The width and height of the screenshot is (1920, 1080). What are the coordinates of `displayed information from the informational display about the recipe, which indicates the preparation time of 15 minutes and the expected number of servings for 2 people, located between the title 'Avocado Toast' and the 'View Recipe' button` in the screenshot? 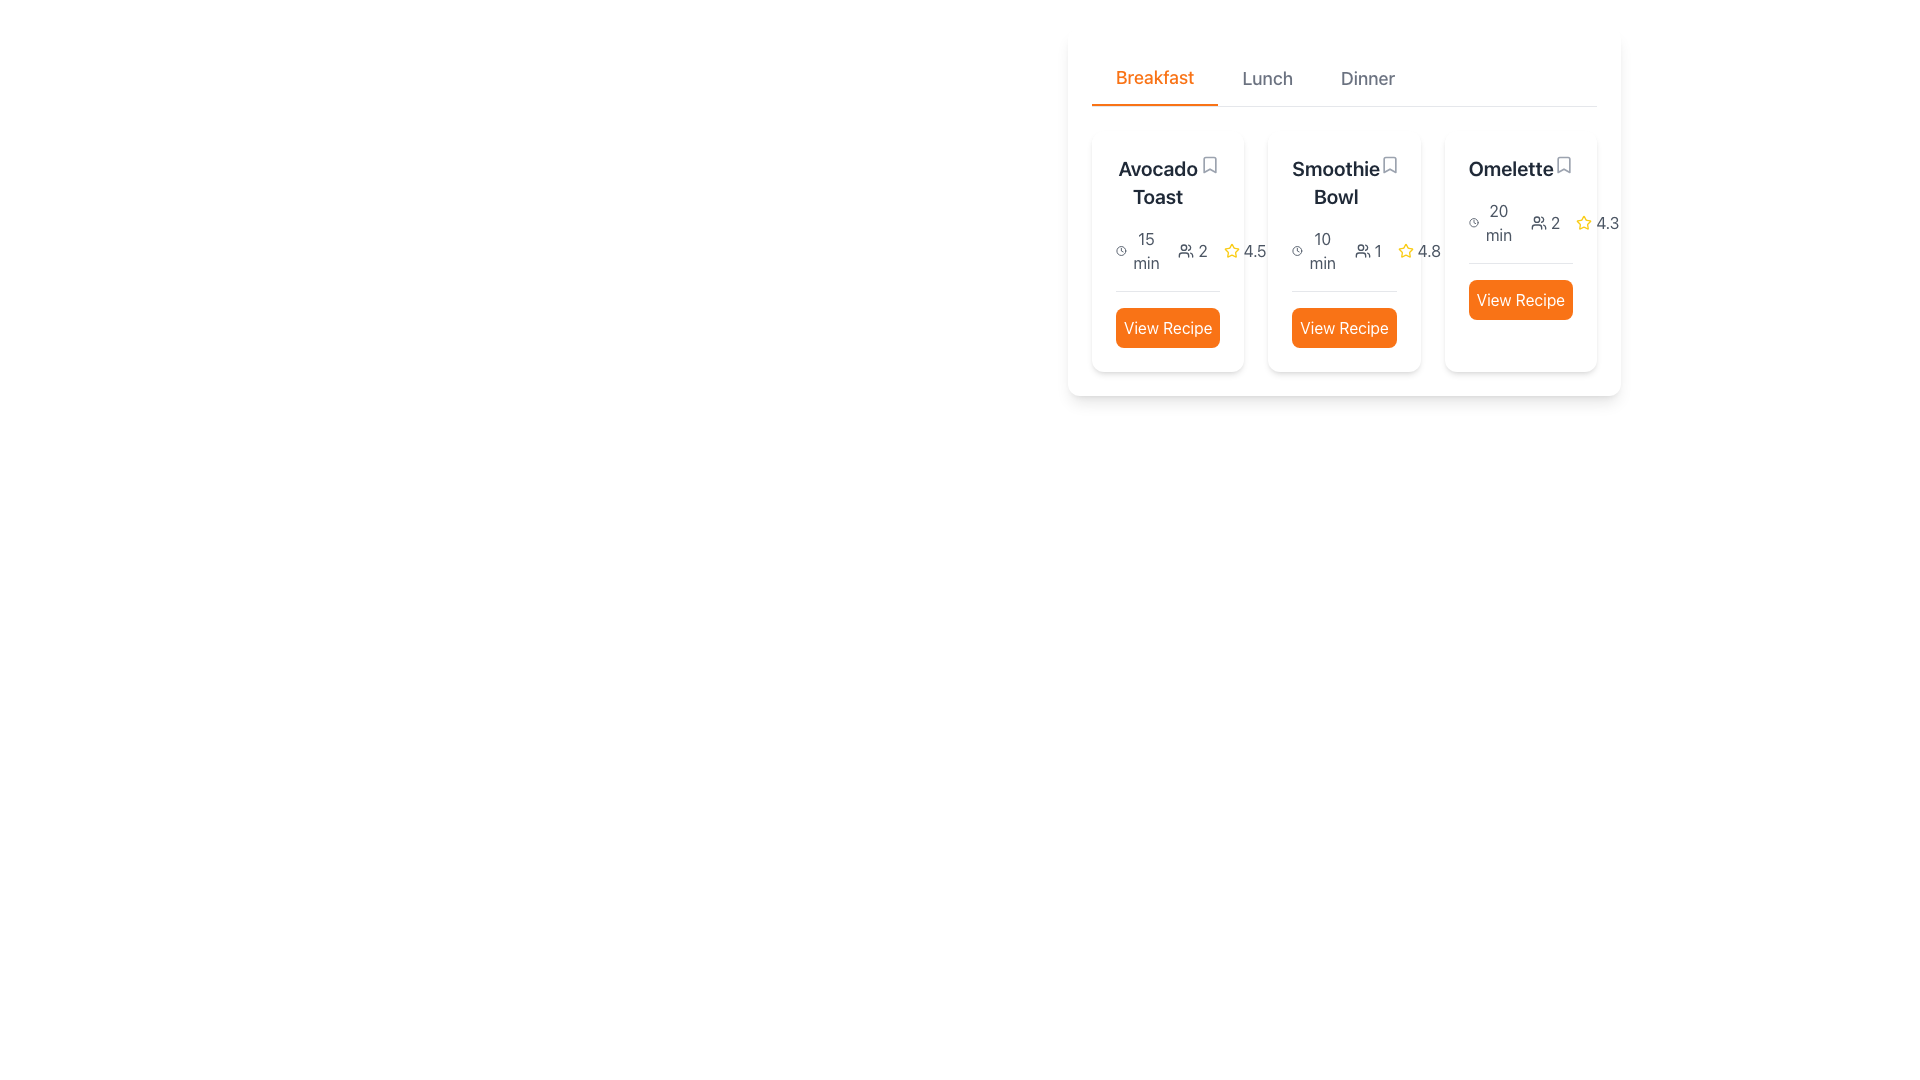 It's located at (1168, 249).